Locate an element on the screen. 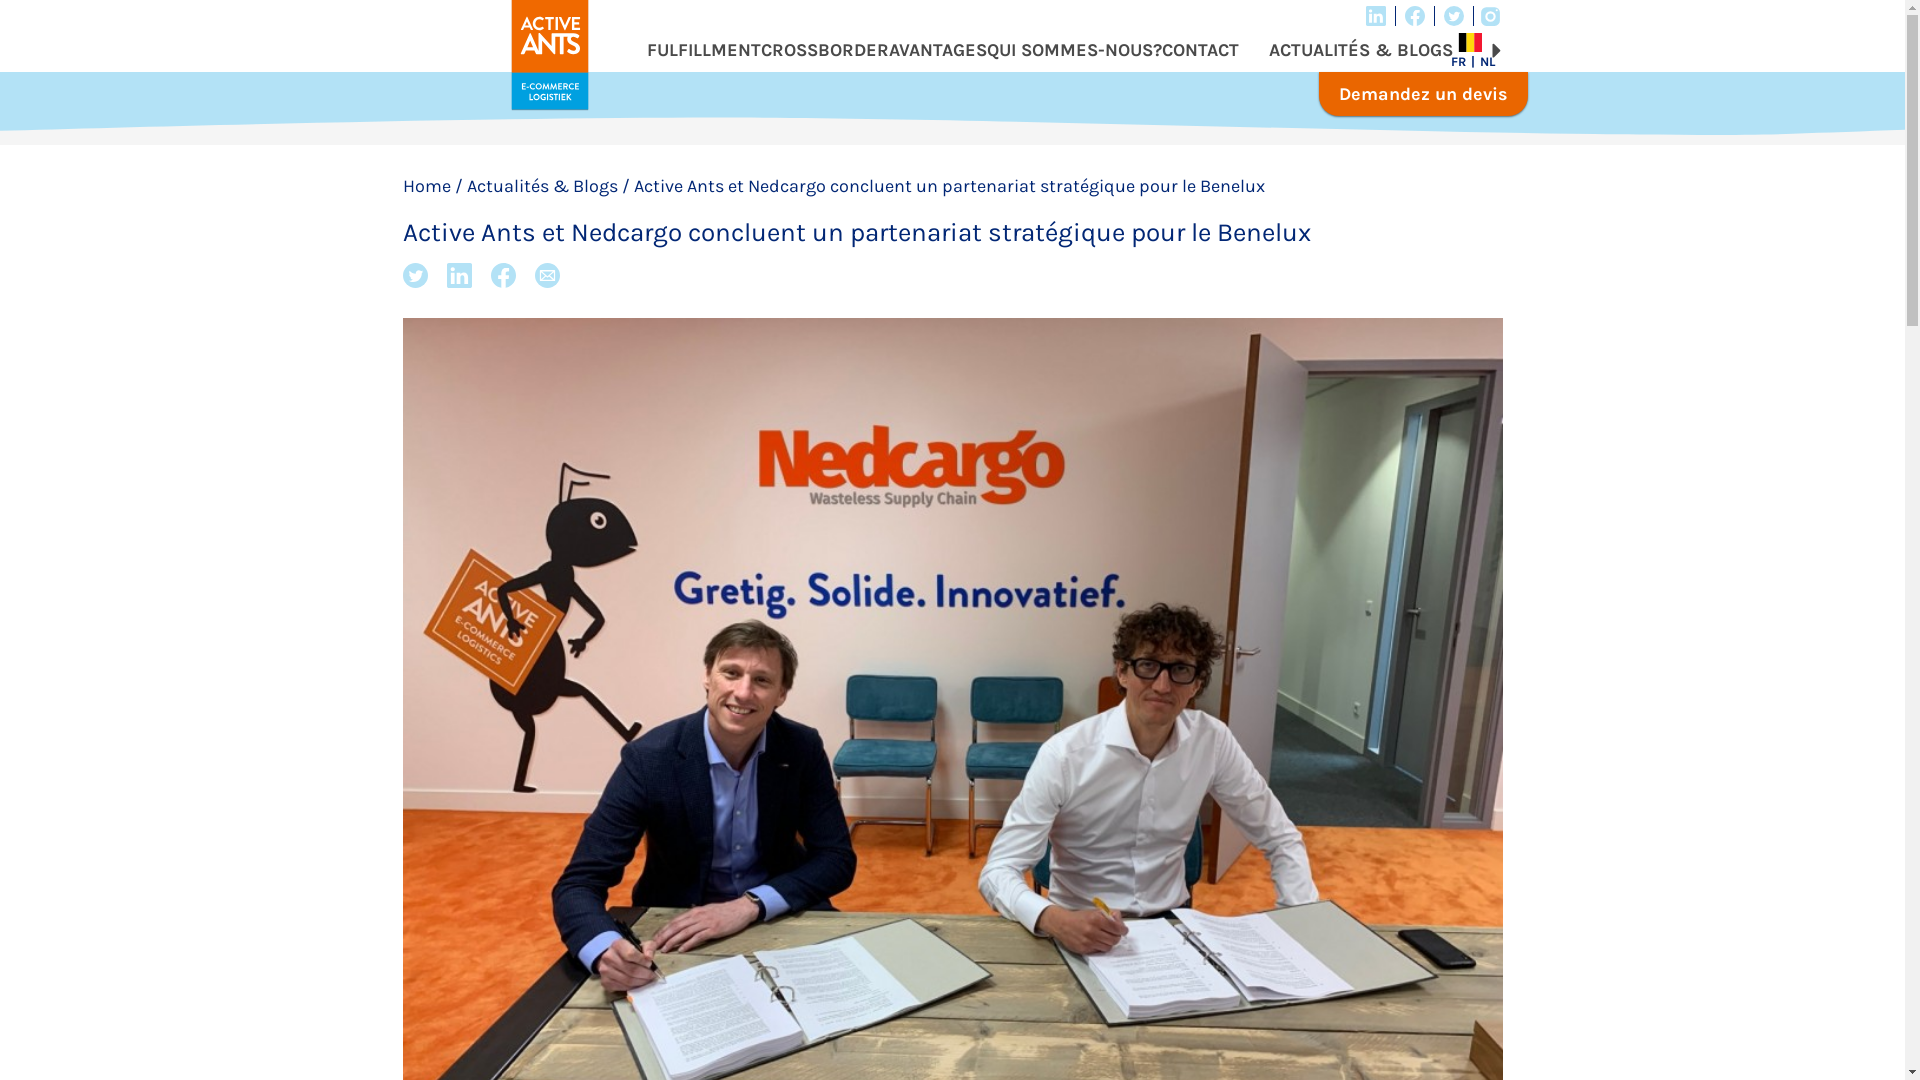 The height and width of the screenshot is (1080, 1920). 'FULFILLMENT' is located at coordinates (702, 49).